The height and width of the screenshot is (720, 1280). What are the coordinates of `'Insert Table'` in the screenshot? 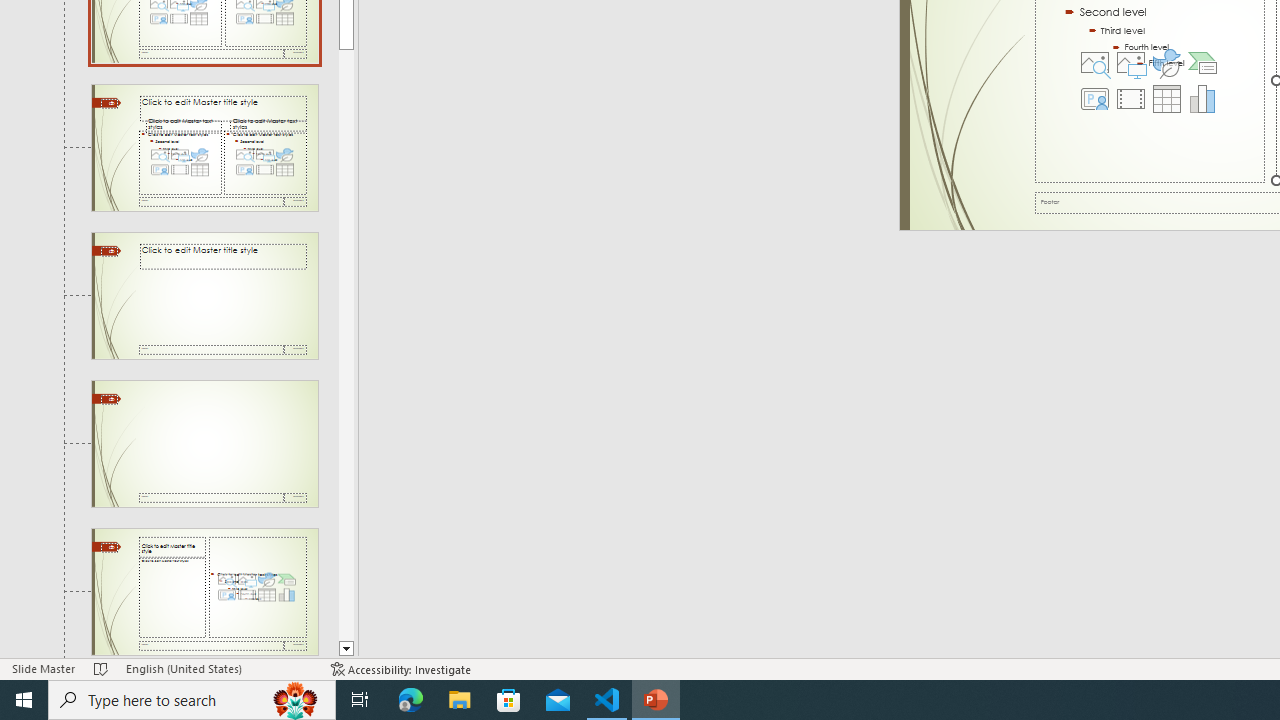 It's located at (1166, 99).